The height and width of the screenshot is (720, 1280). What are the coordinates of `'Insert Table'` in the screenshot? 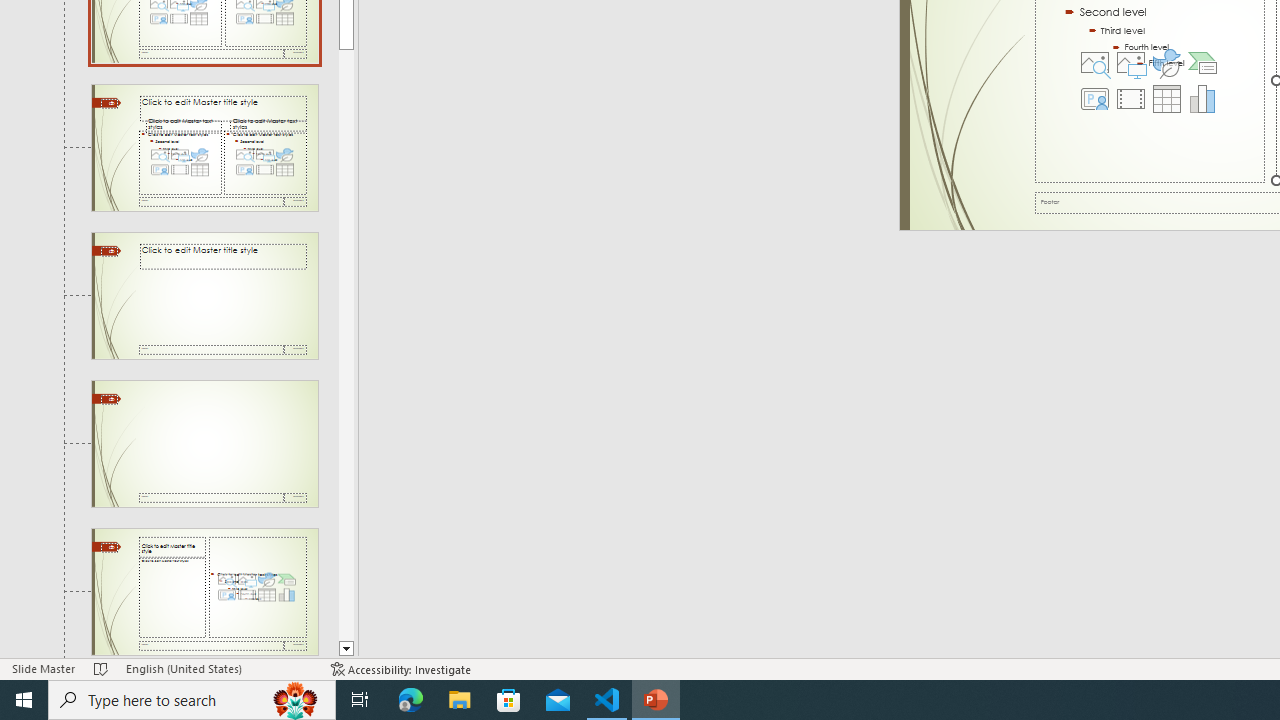 It's located at (1166, 99).